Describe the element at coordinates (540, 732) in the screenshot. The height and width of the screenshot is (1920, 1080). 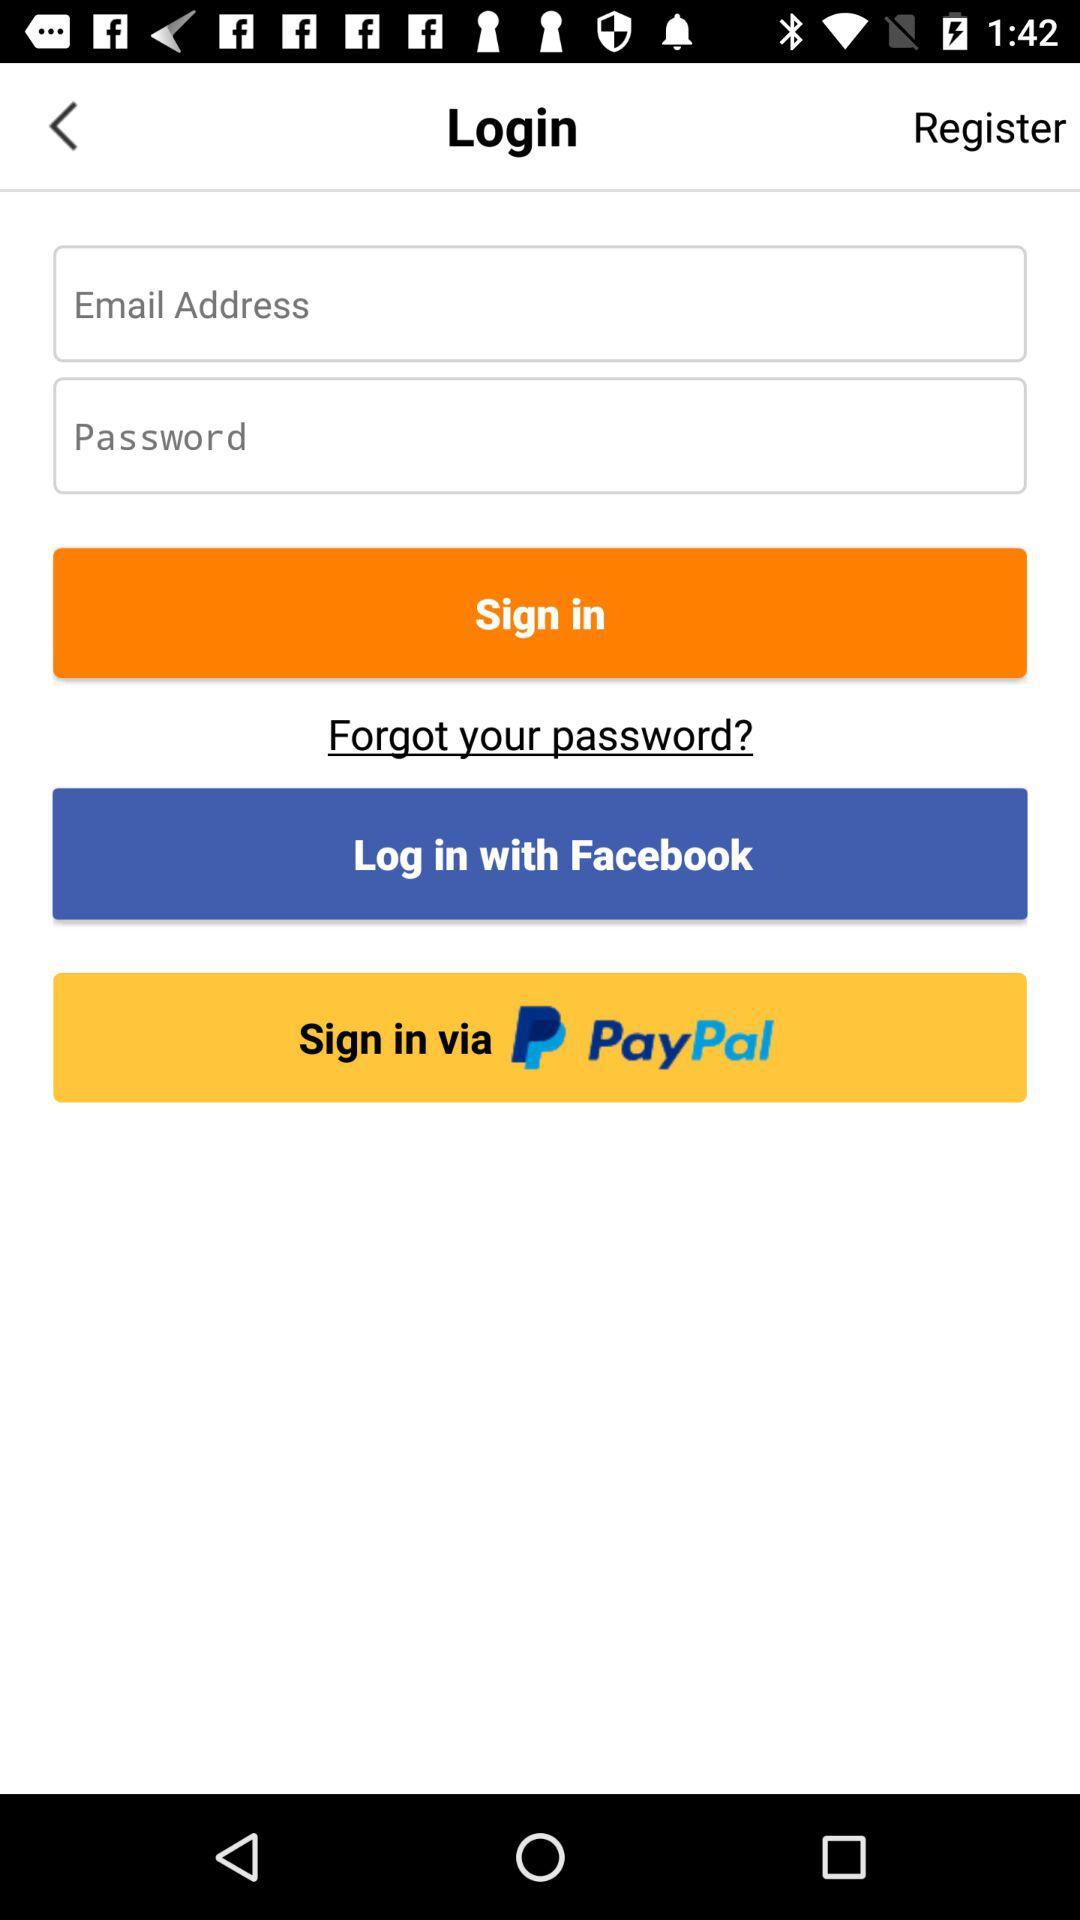
I see `forgot your password? icon` at that location.